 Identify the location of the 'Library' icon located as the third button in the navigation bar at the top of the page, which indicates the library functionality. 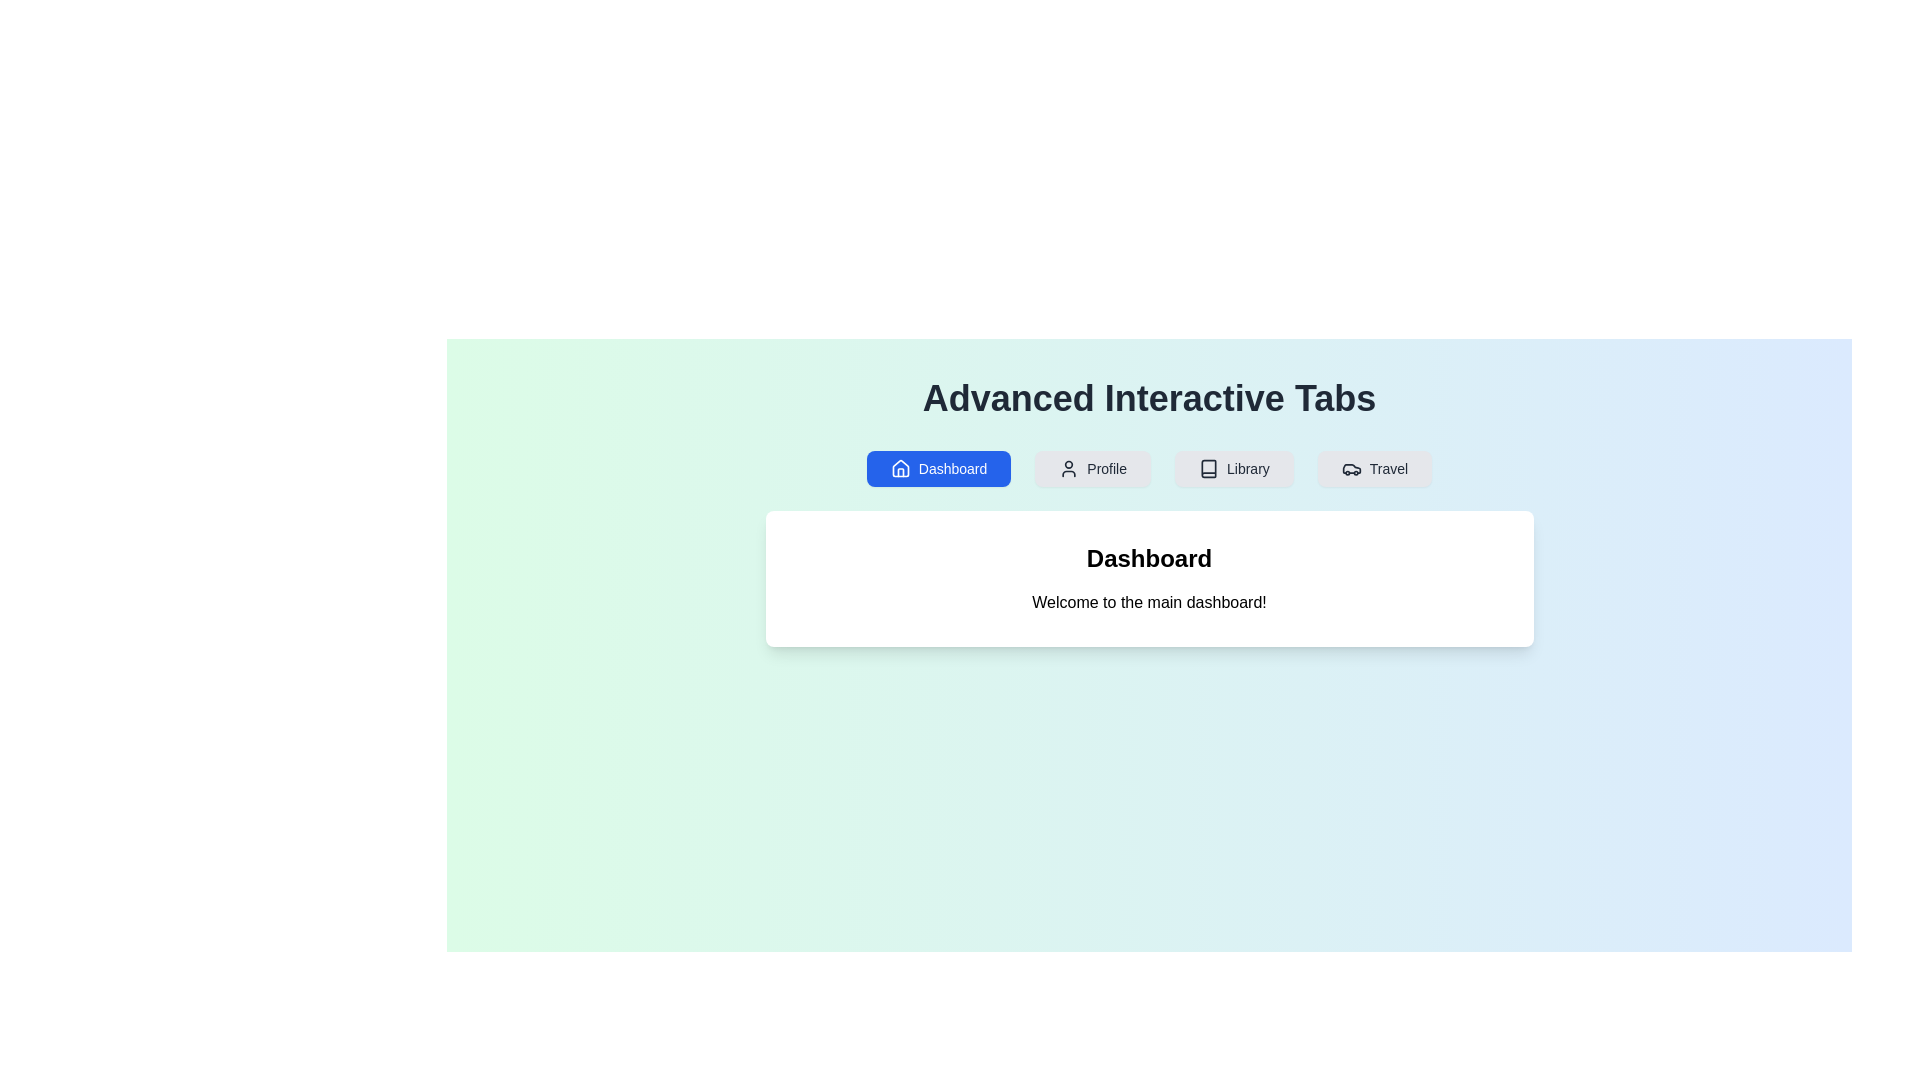
(1208, 469).